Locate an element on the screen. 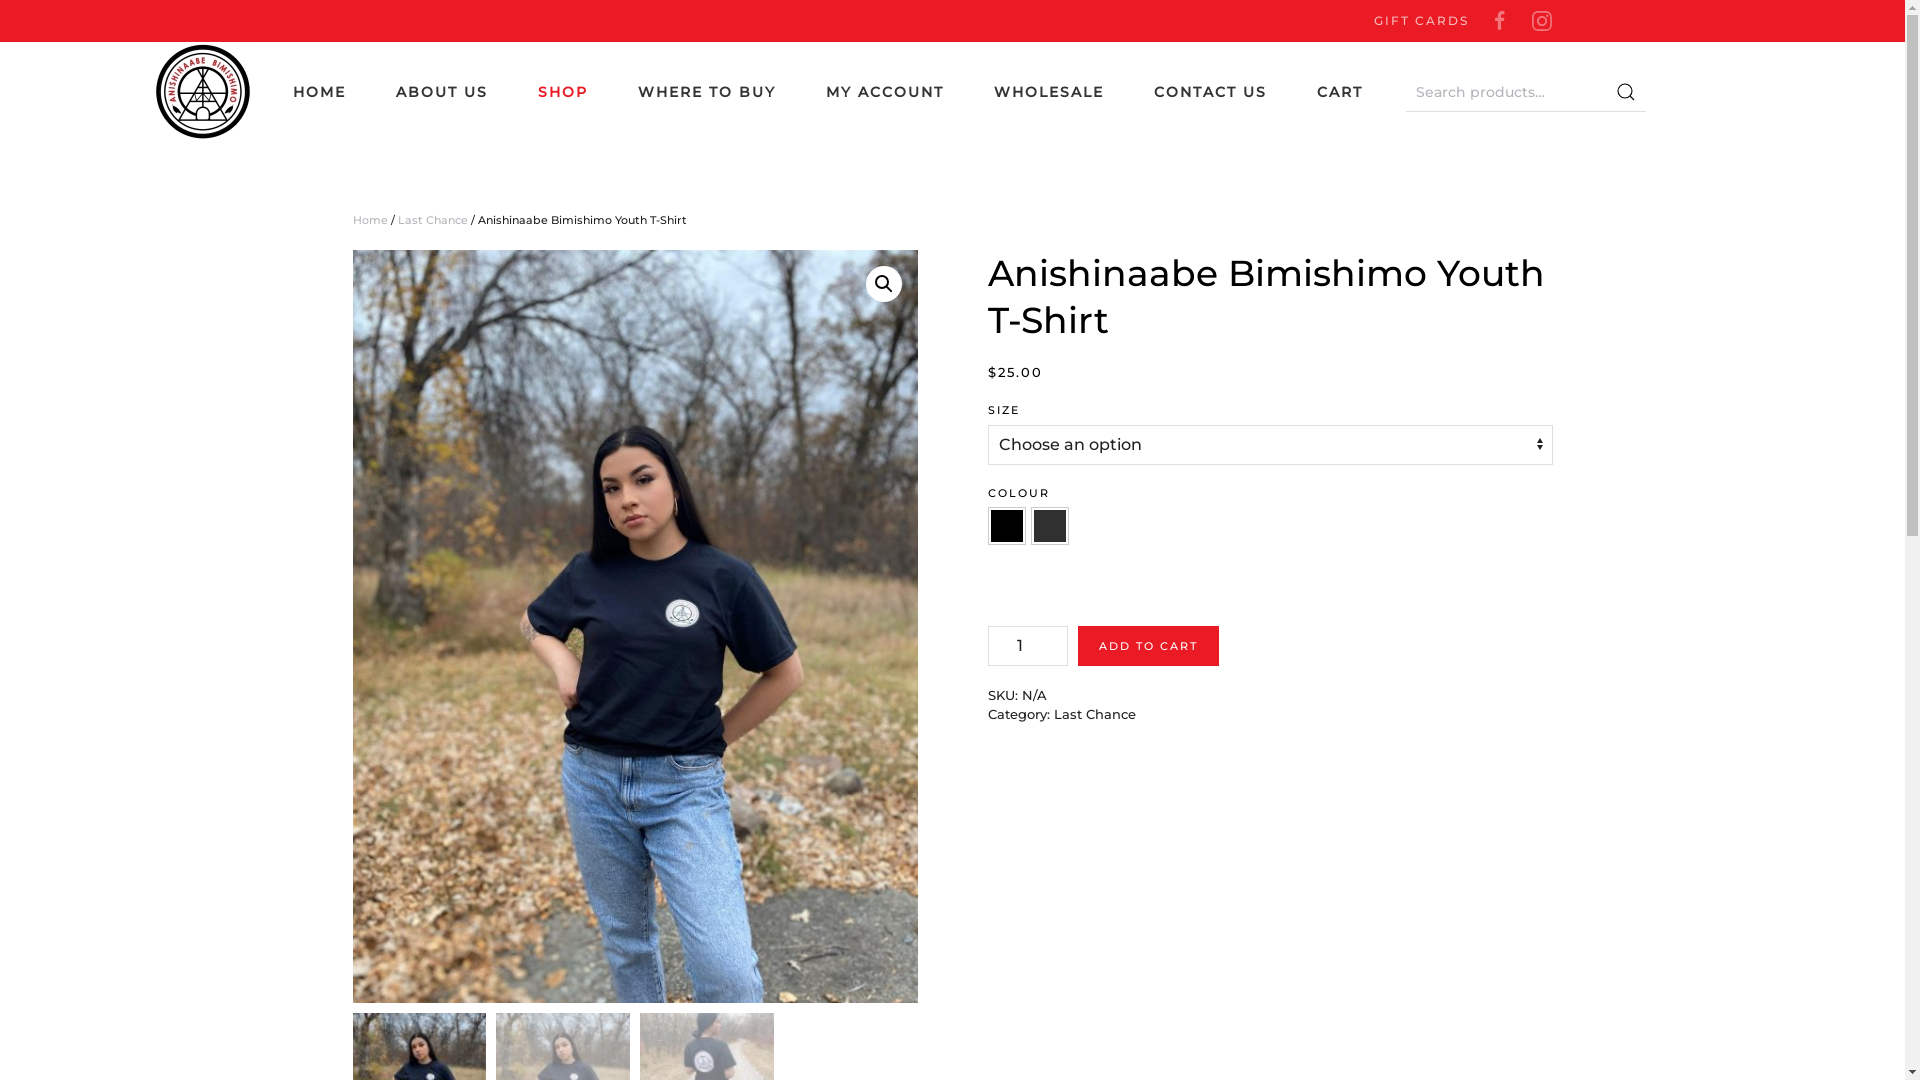  'Charcoal' is located at coordinates (1049, 524).